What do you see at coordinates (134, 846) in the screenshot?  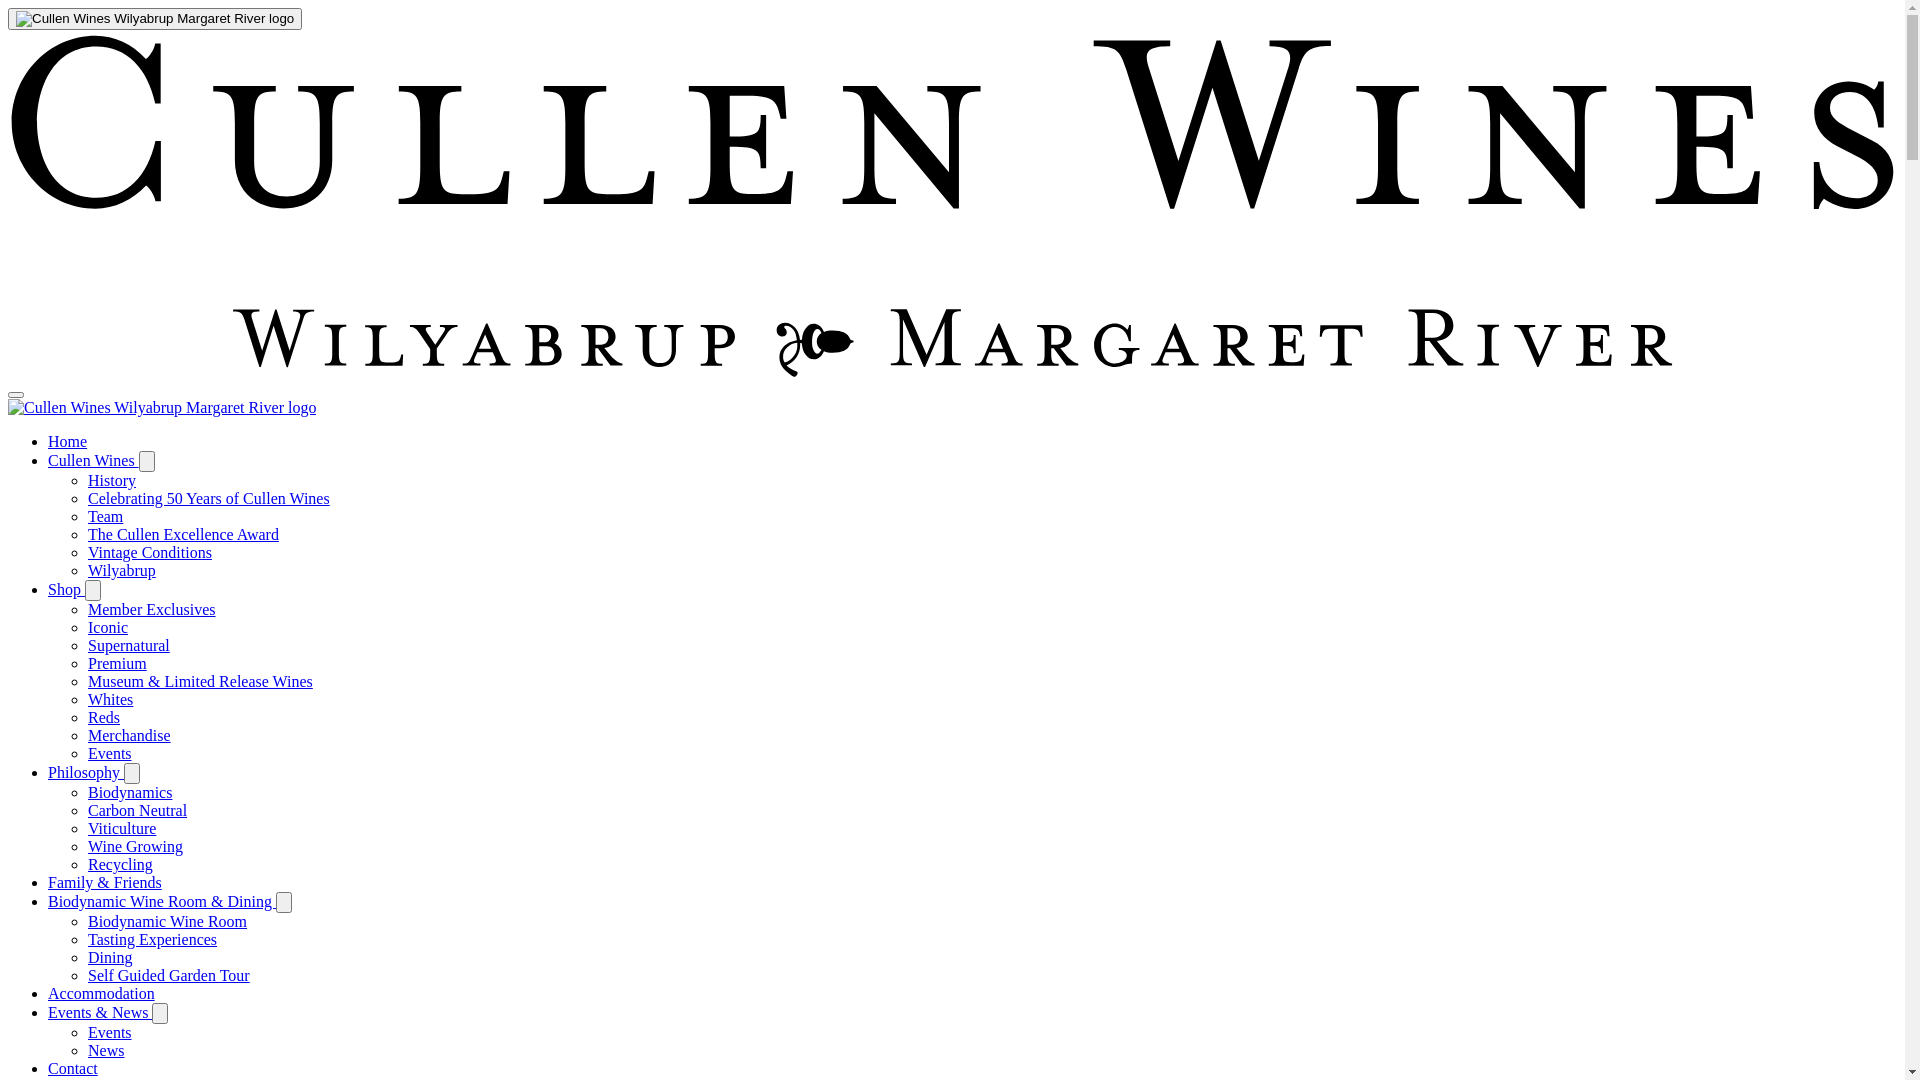 I see `'Wine Growing'` at bounding box center [134, 846].